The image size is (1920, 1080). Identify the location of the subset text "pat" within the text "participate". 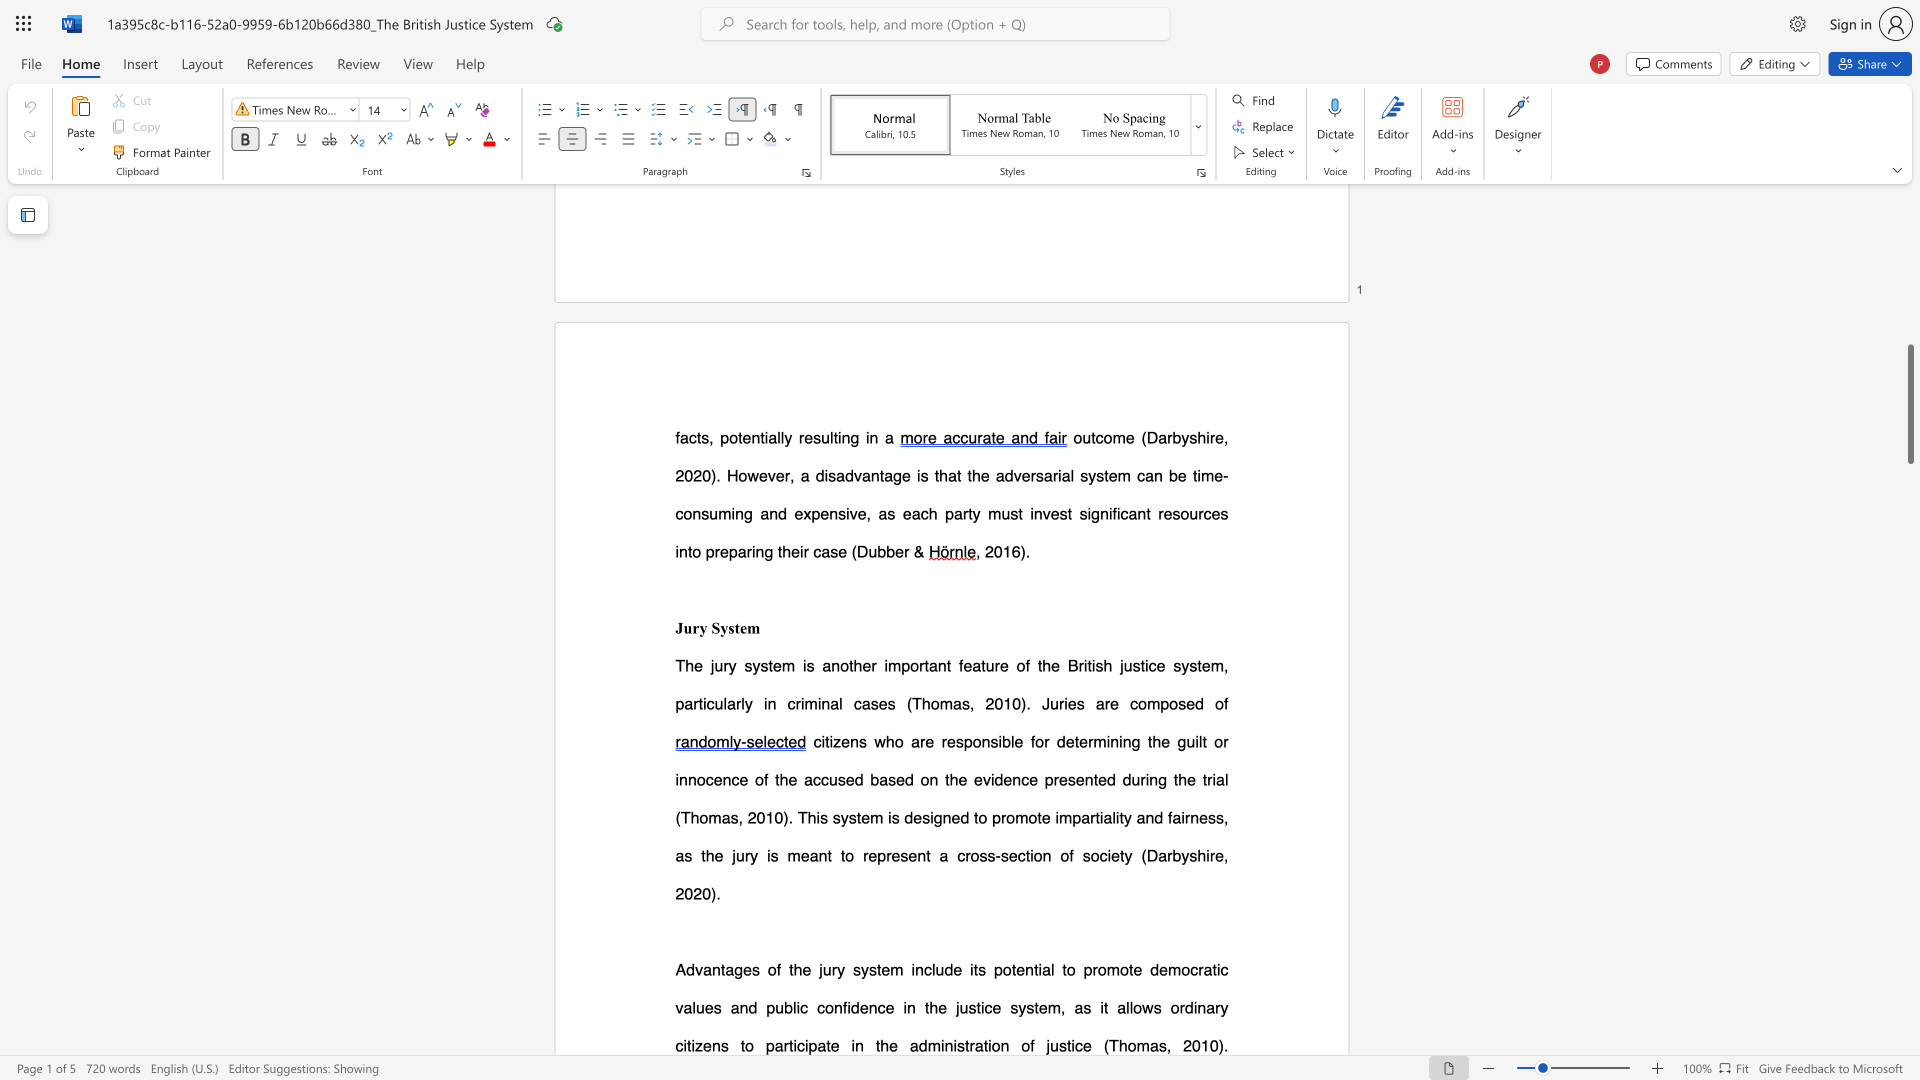
(808, 1044).